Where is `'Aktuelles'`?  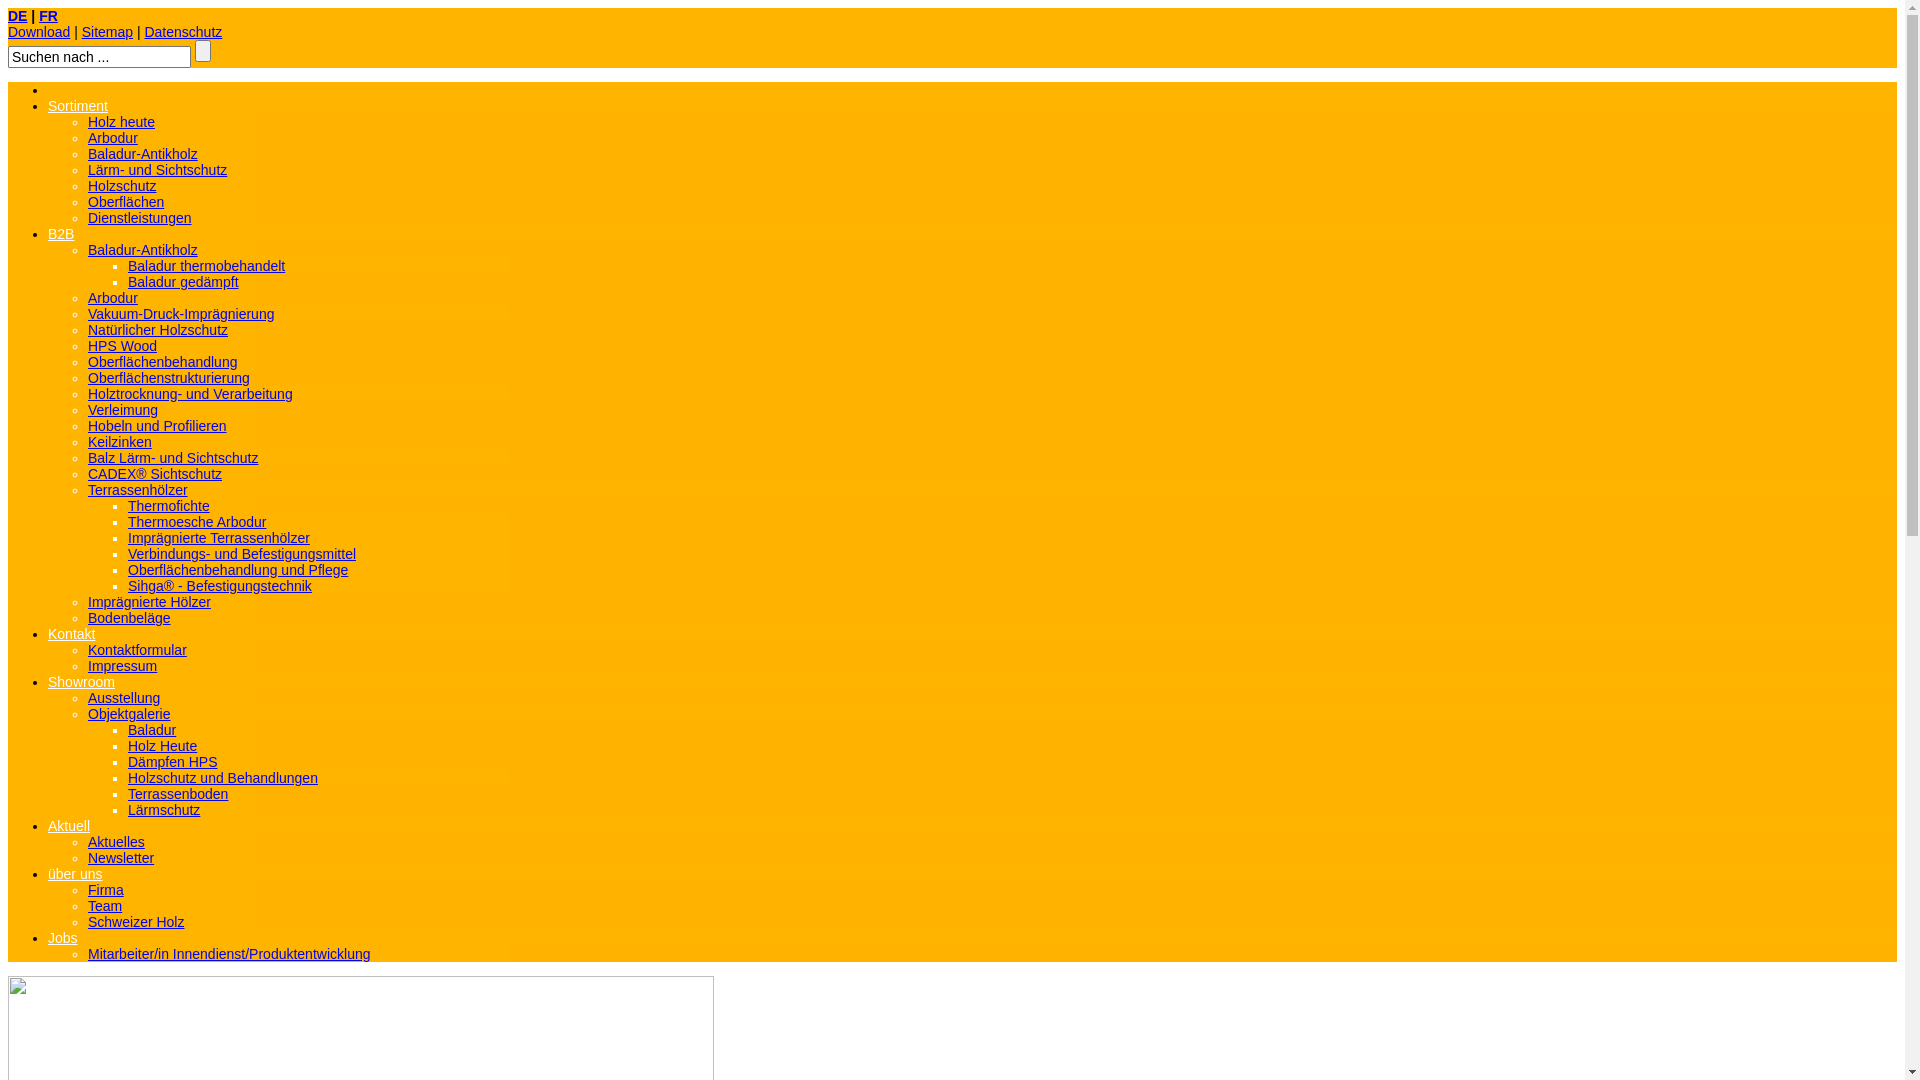 'Aktuelles' is located at coordinates (86, 841).